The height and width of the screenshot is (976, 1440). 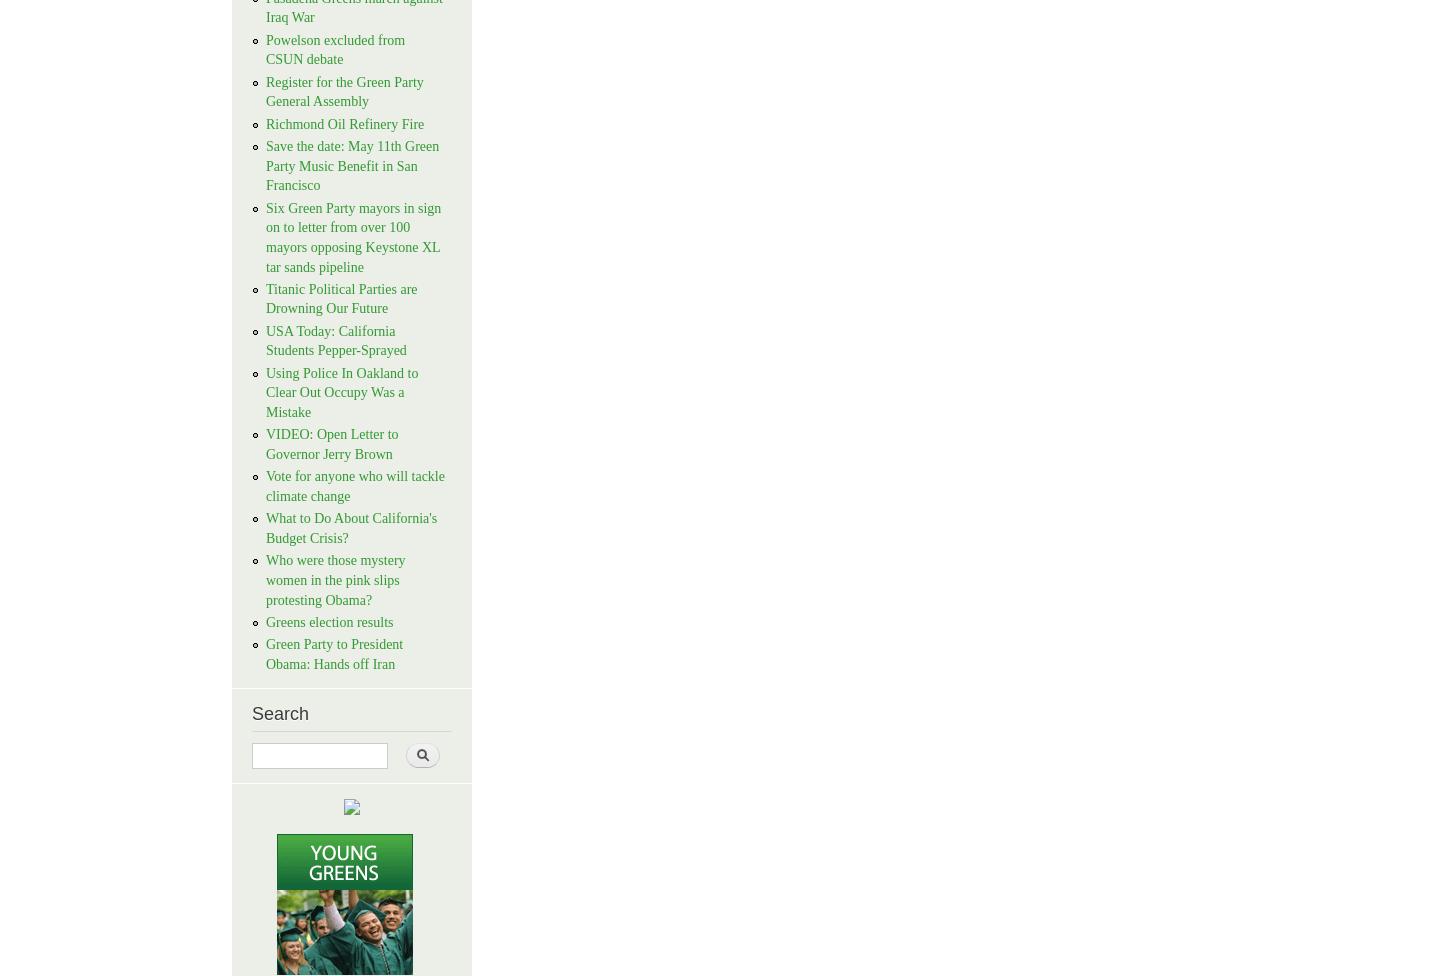 I want to click on 'Register for the Green Party General Assembly', so click(x=344, y=91).